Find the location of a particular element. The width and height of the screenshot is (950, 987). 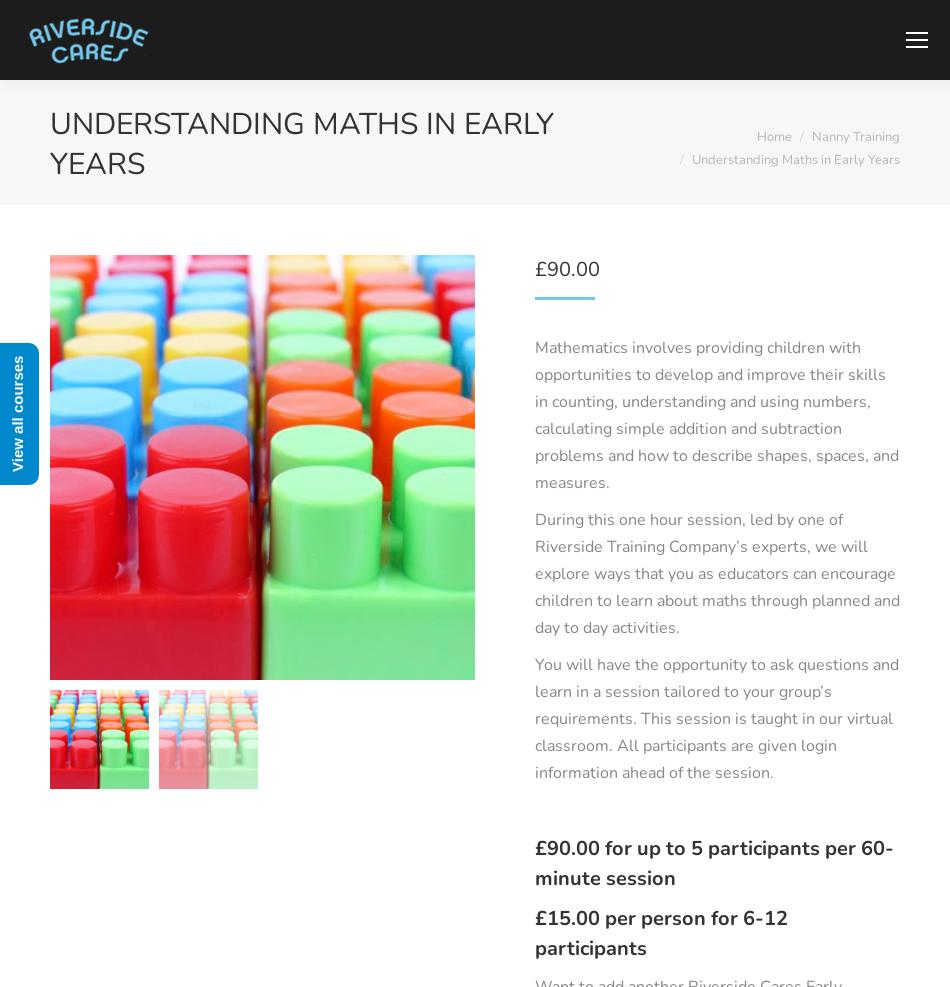

'£15.00 per person for 6-12 participants' is located at coordinates (661, 933).